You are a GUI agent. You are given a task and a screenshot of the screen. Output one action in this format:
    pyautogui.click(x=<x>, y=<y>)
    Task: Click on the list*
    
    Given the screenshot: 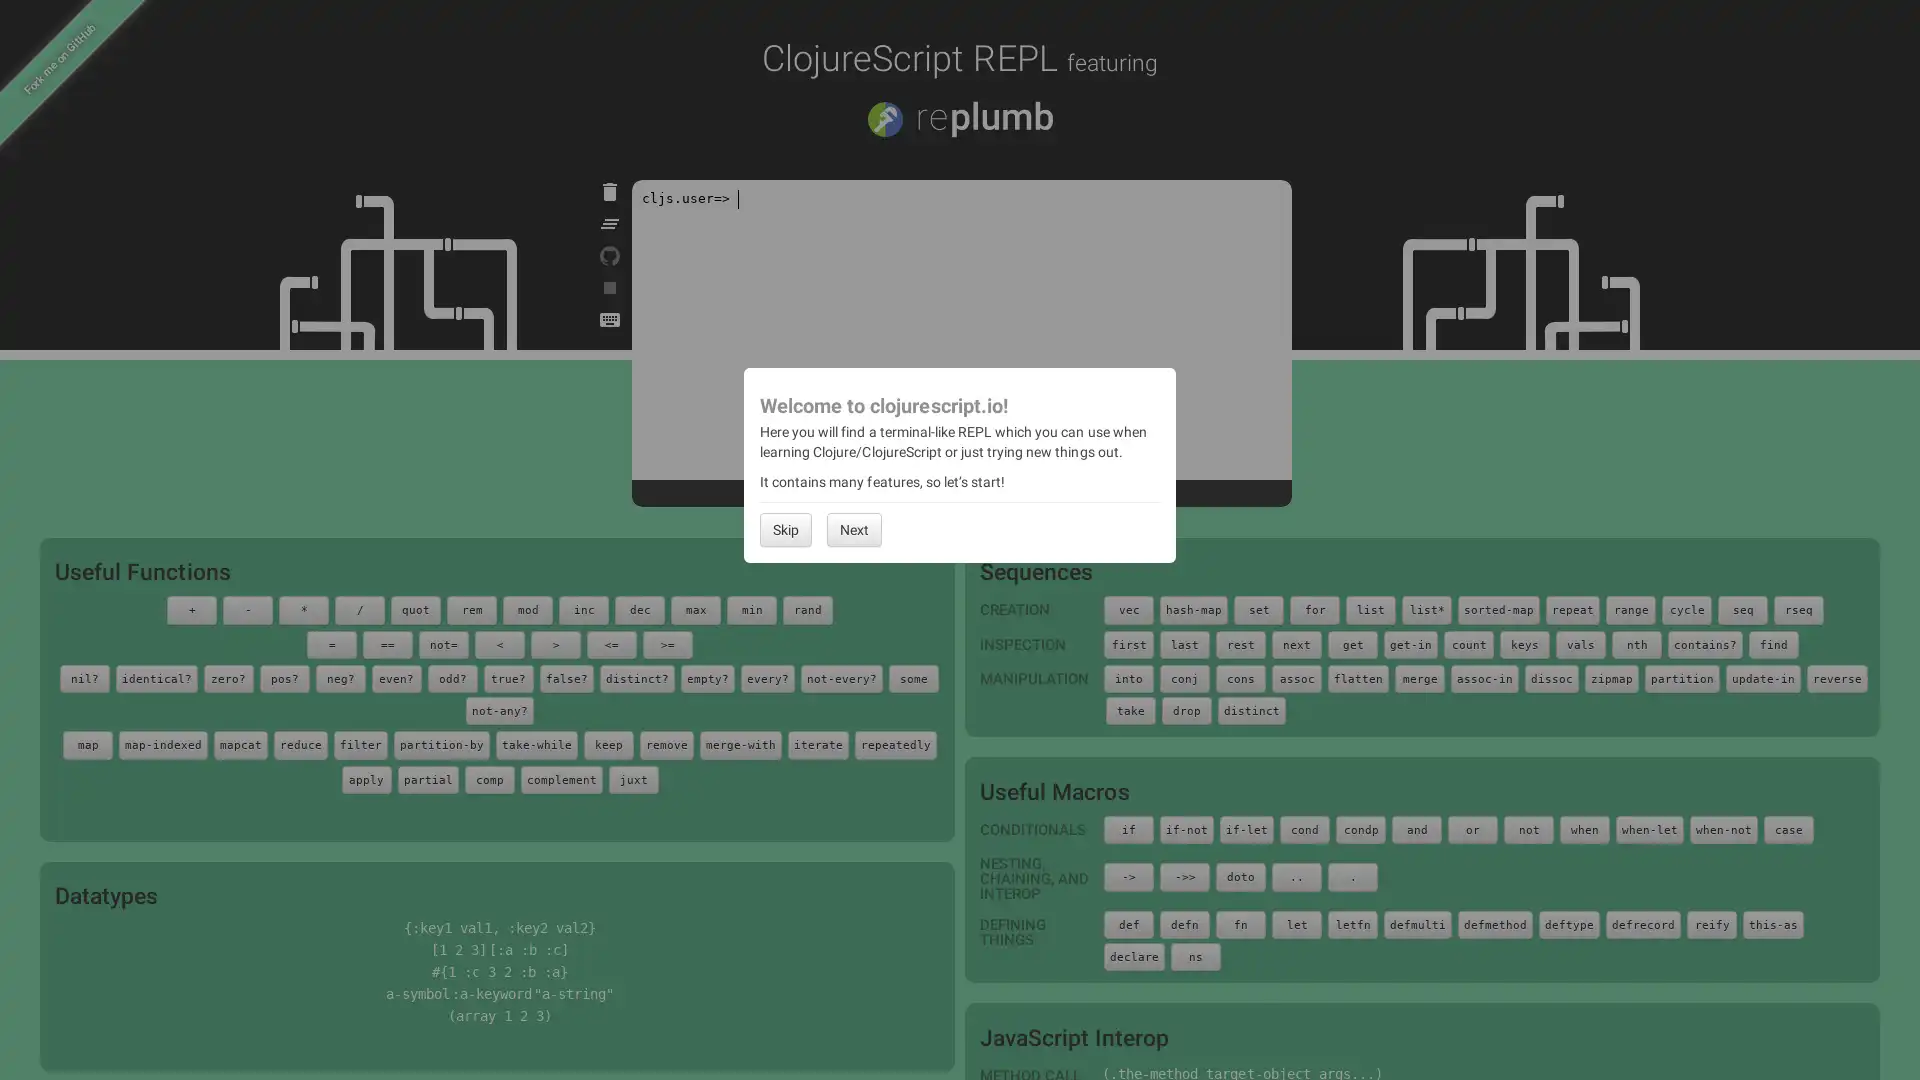 What is the action you would take?
    pyautogui.click(x=1425, y=608)
    